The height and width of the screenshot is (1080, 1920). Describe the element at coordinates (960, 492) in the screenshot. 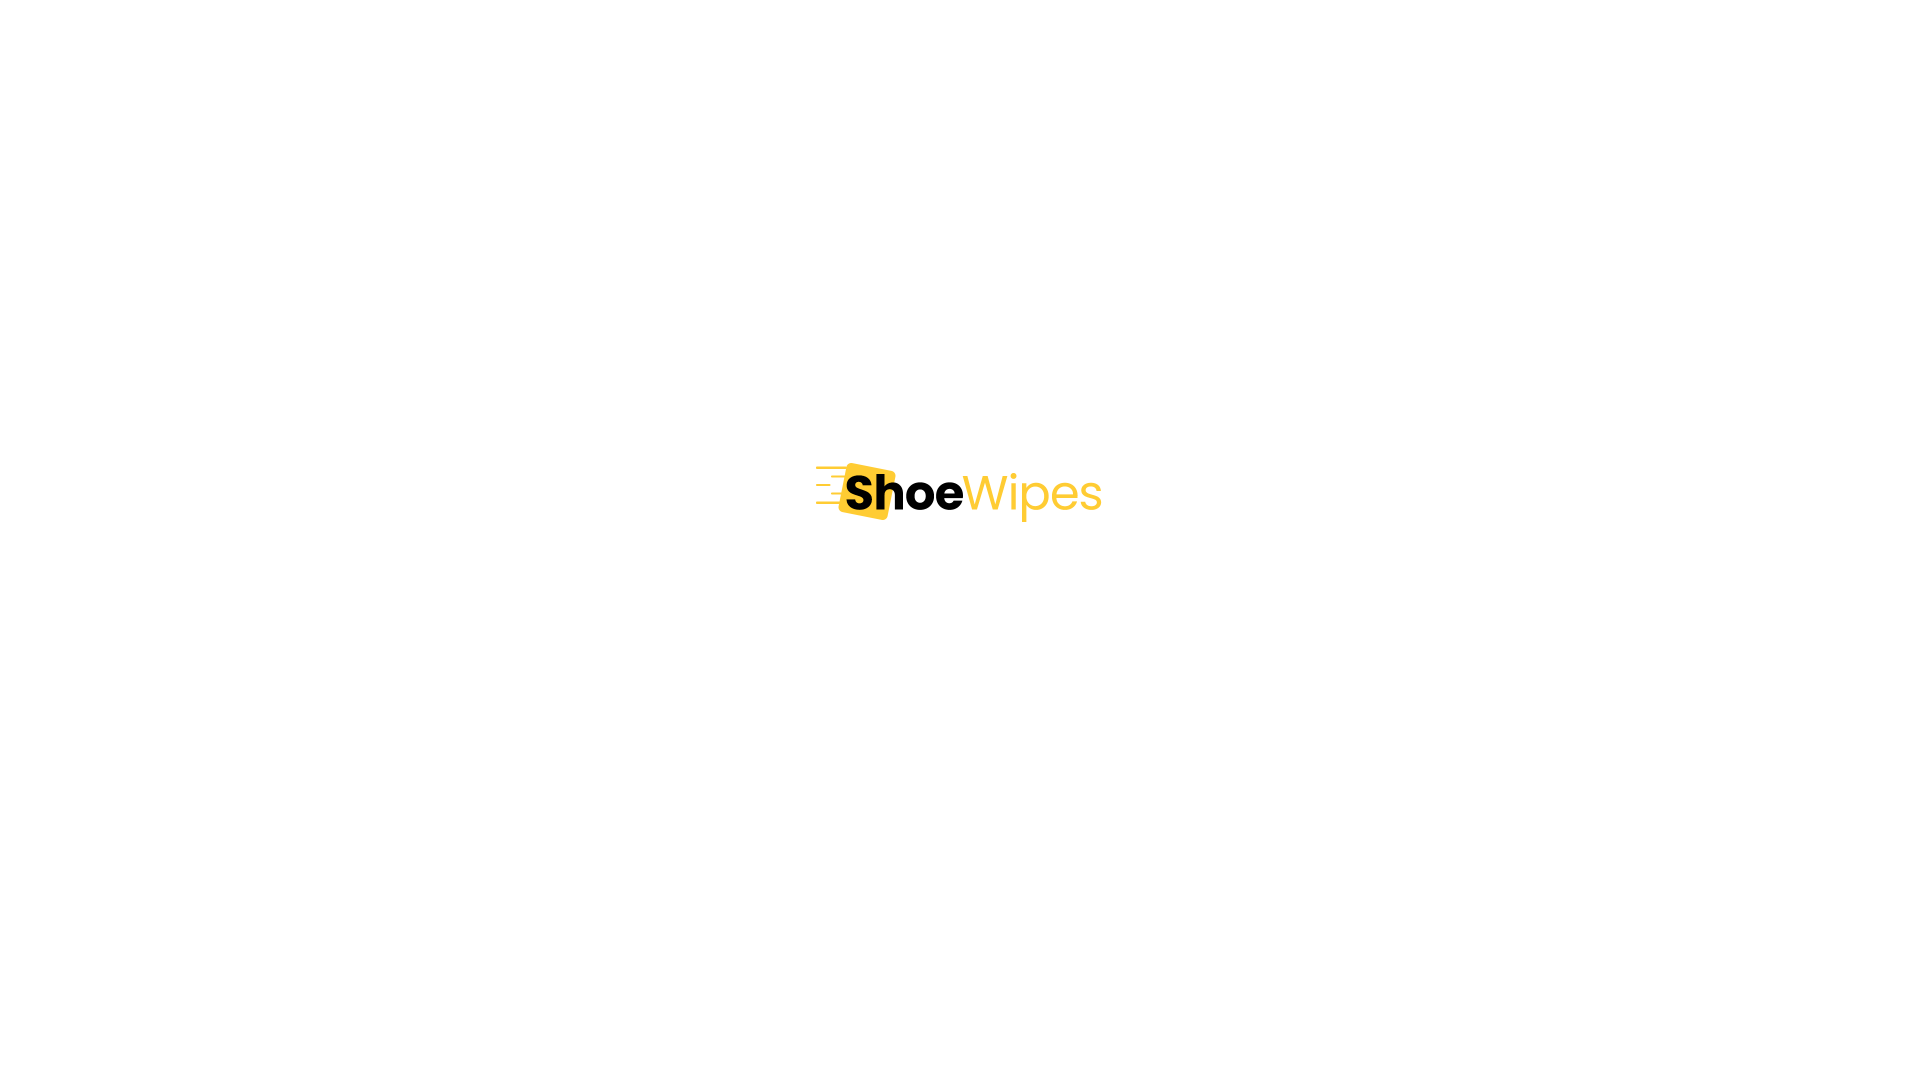

I see `'Shoe Wipes'` at that location.